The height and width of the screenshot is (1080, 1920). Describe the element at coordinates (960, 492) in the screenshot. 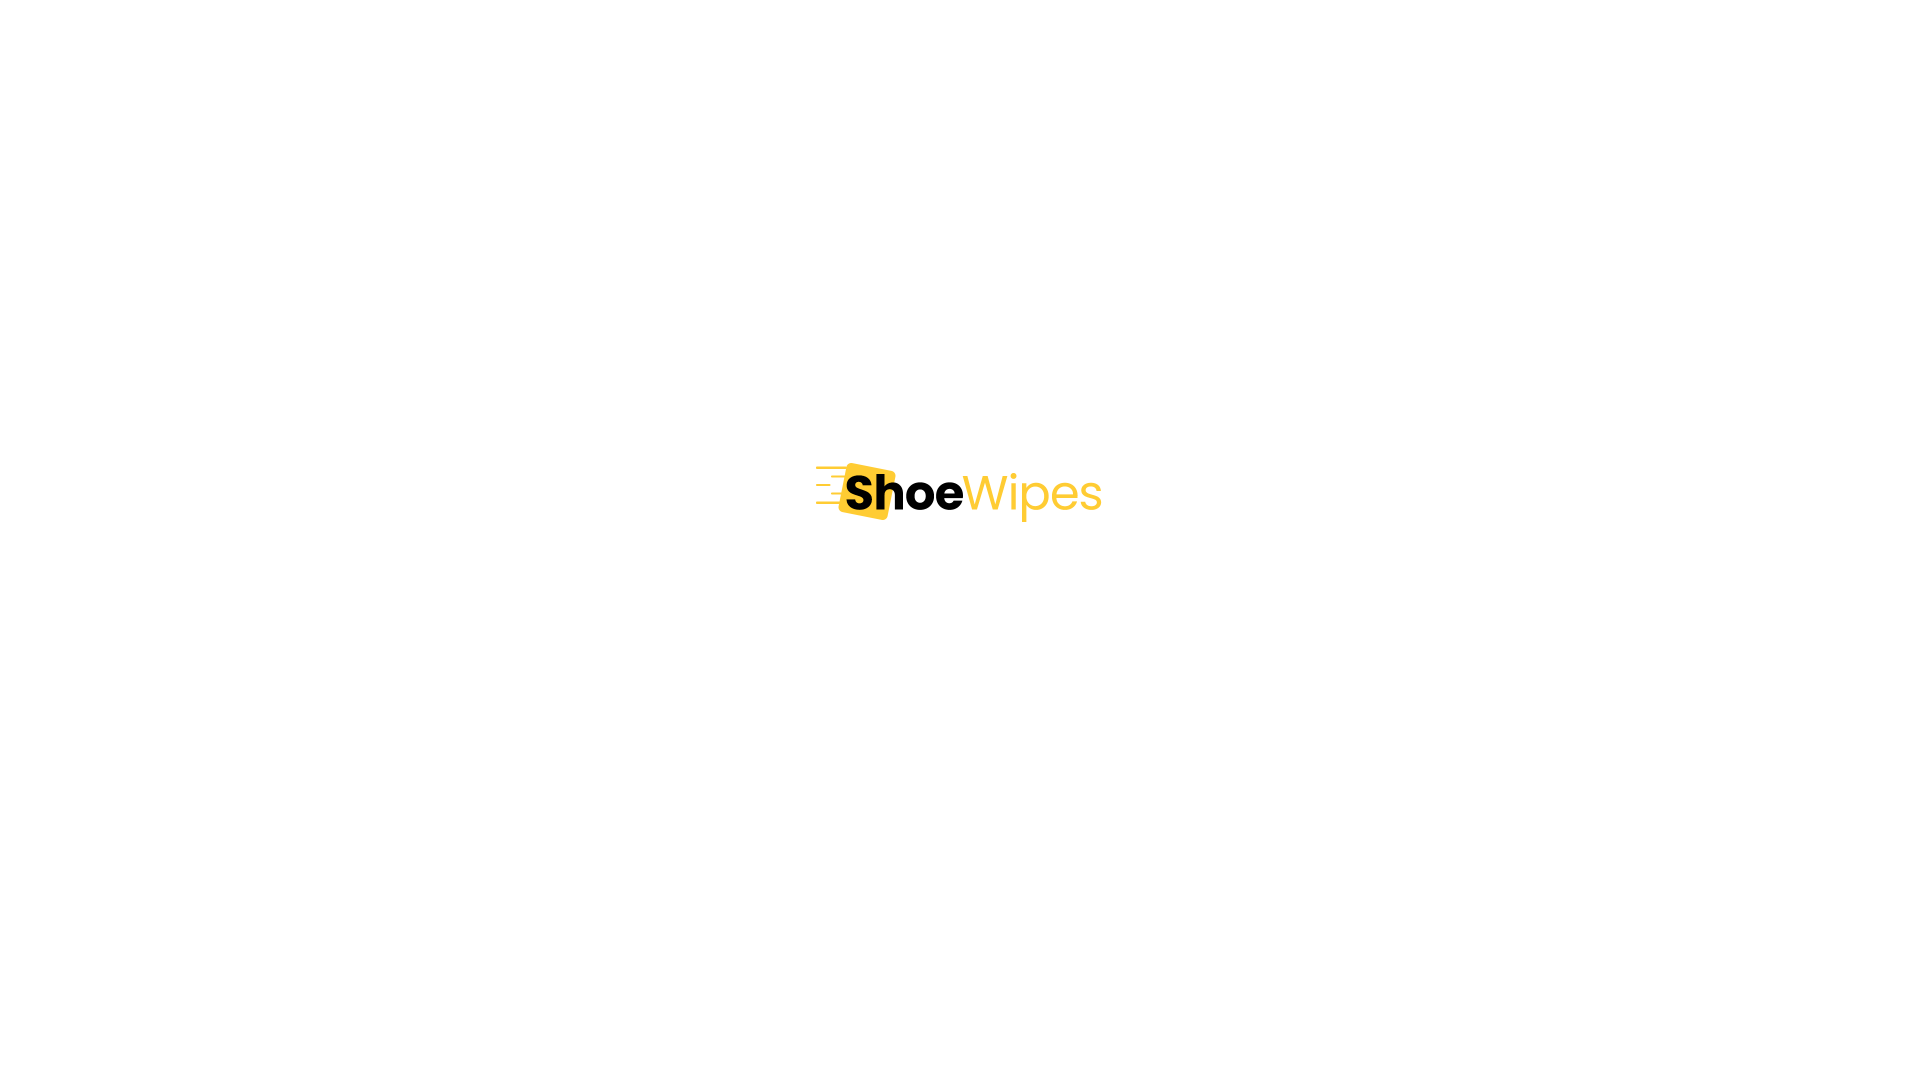

I see `'Shoe Wipes'` at that location.